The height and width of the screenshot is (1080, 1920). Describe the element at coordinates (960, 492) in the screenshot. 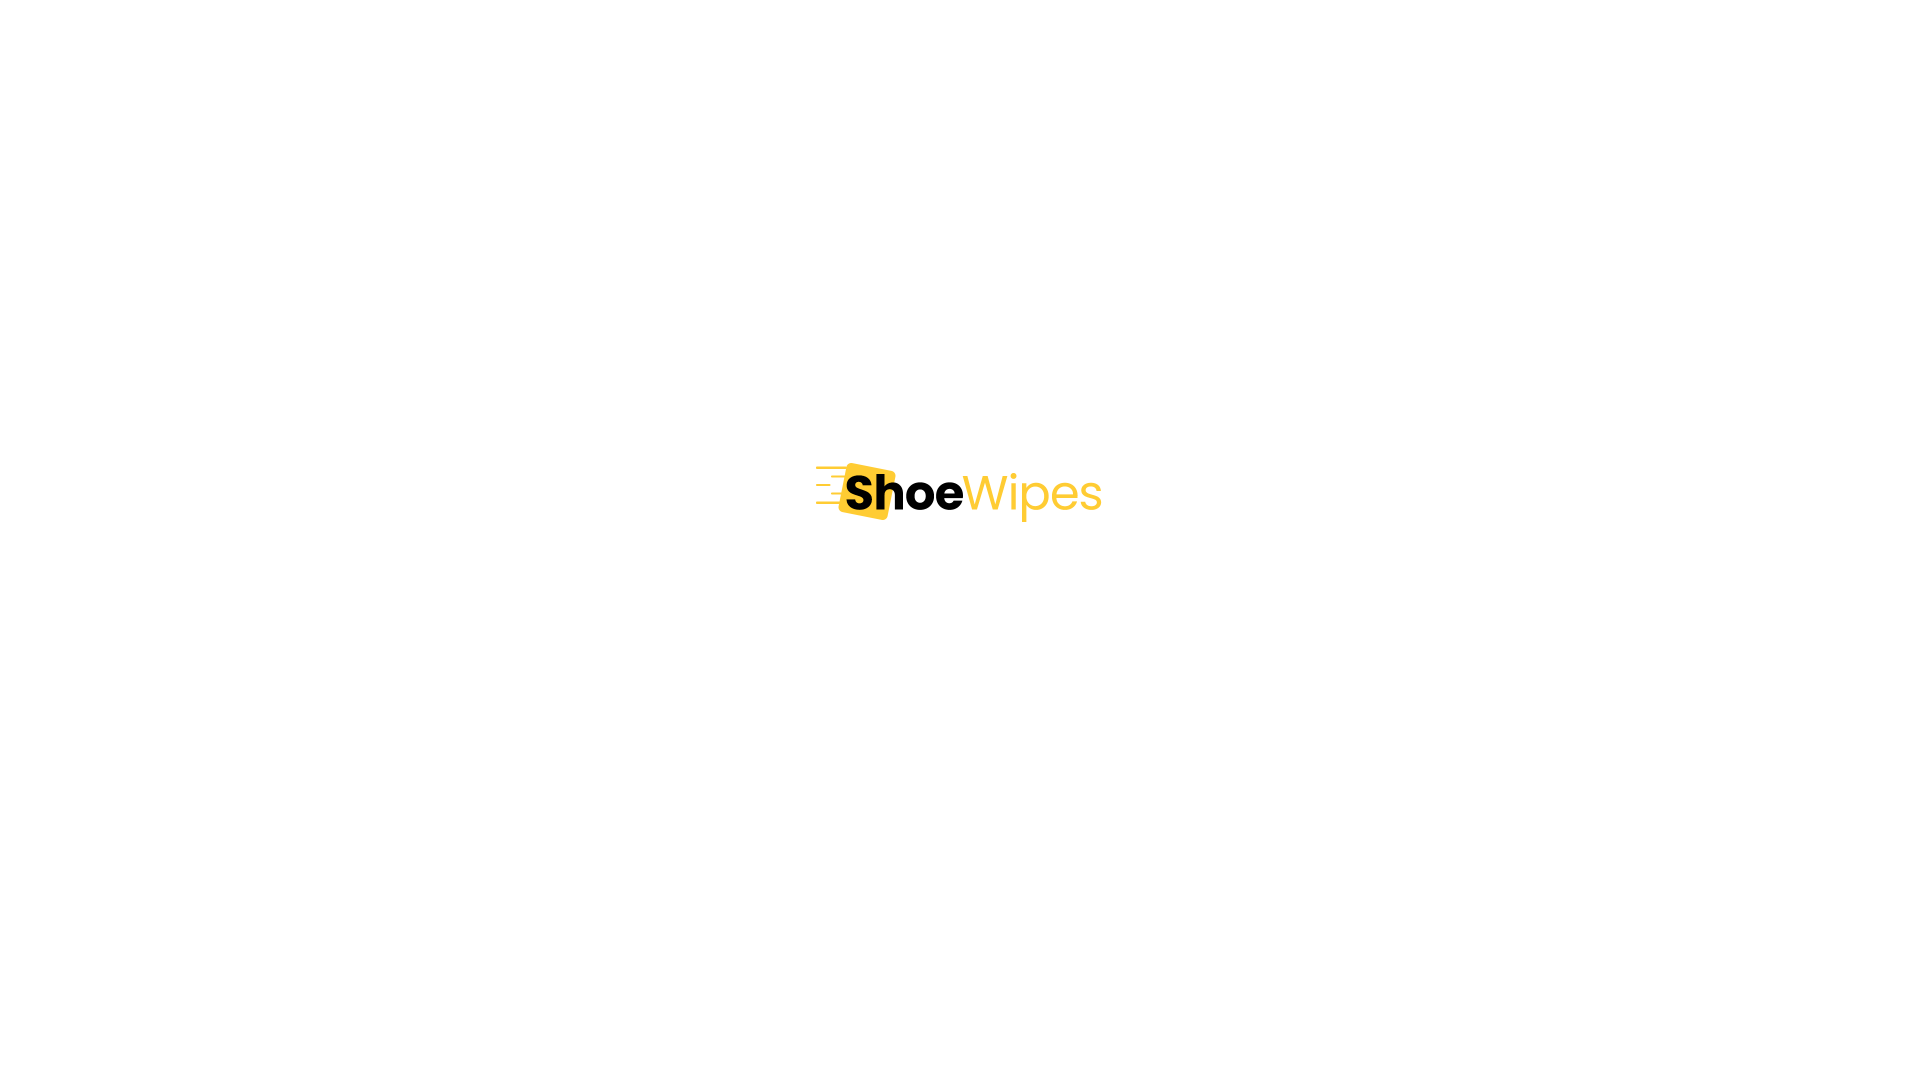

I see `'Shoe Wipes'` at that location.